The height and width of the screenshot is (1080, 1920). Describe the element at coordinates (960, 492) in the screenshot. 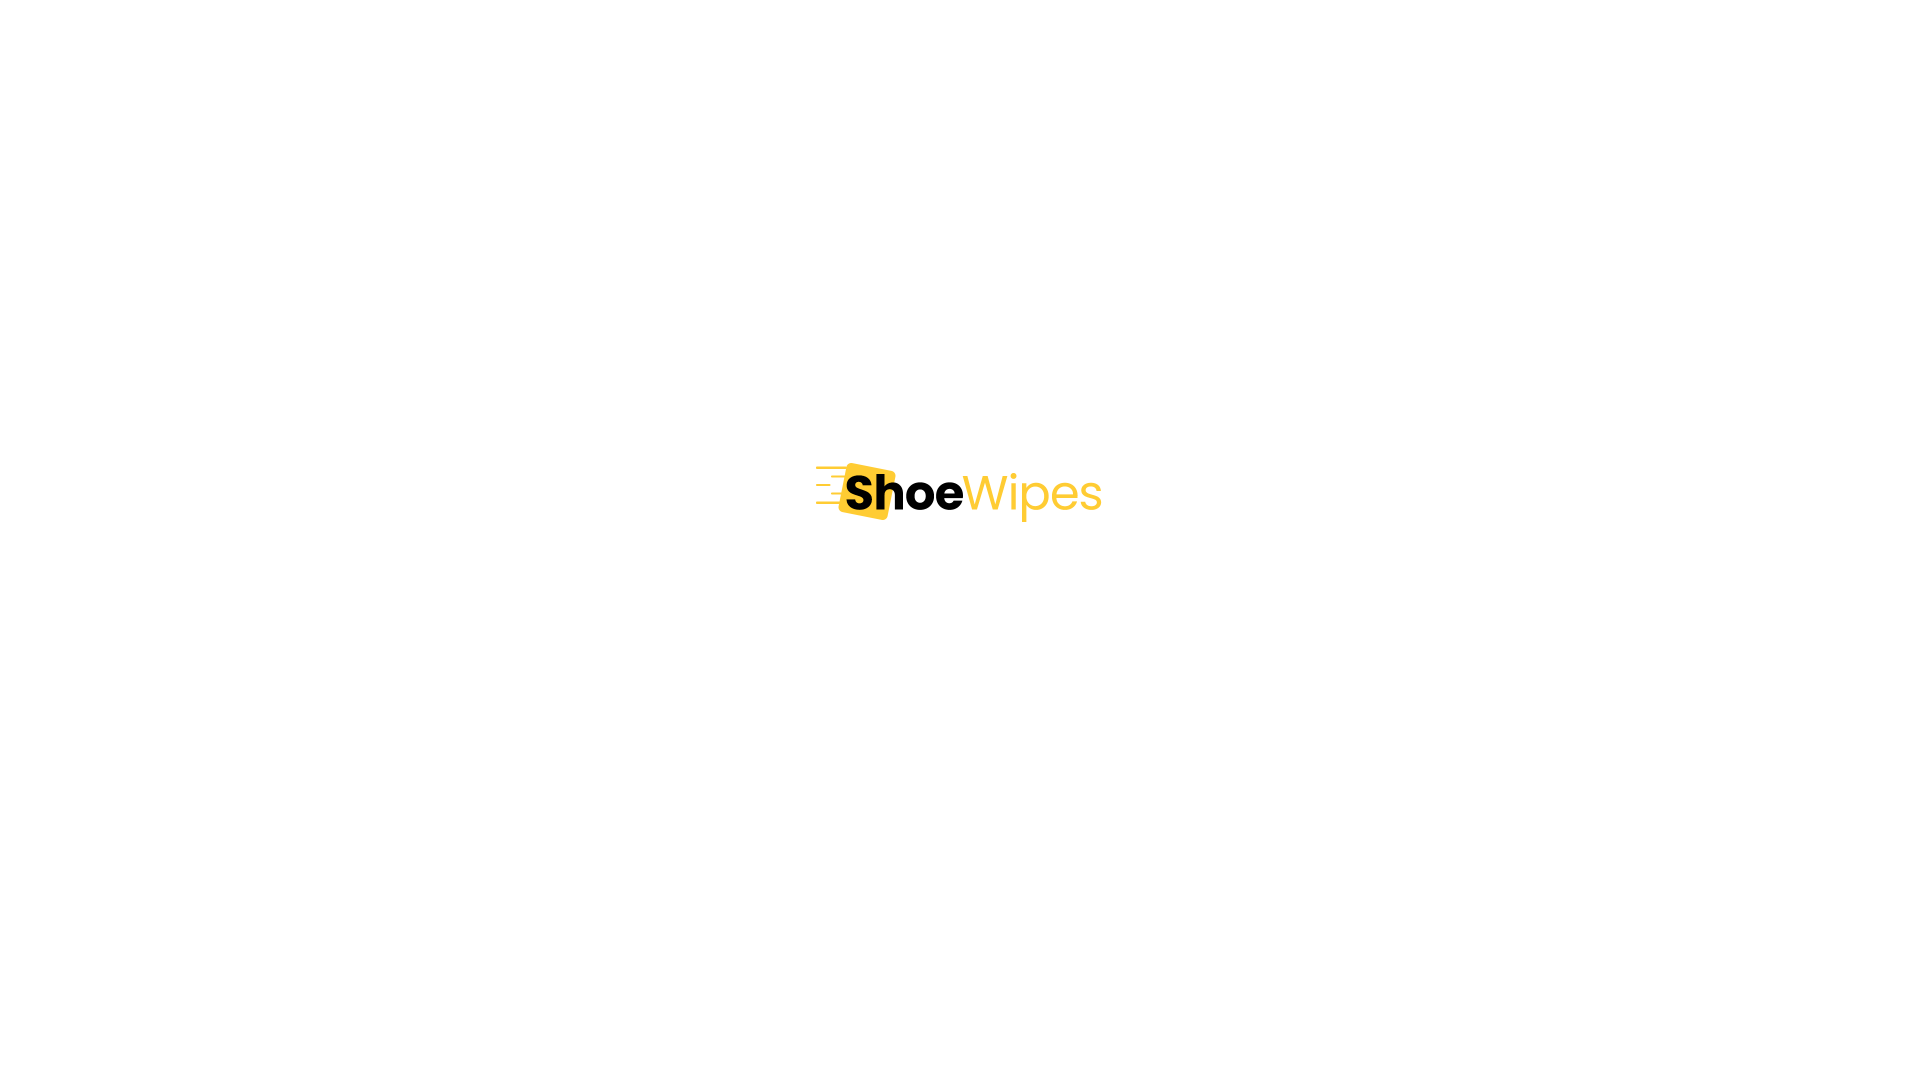

I see `'Shoe Wipes'` at that location.